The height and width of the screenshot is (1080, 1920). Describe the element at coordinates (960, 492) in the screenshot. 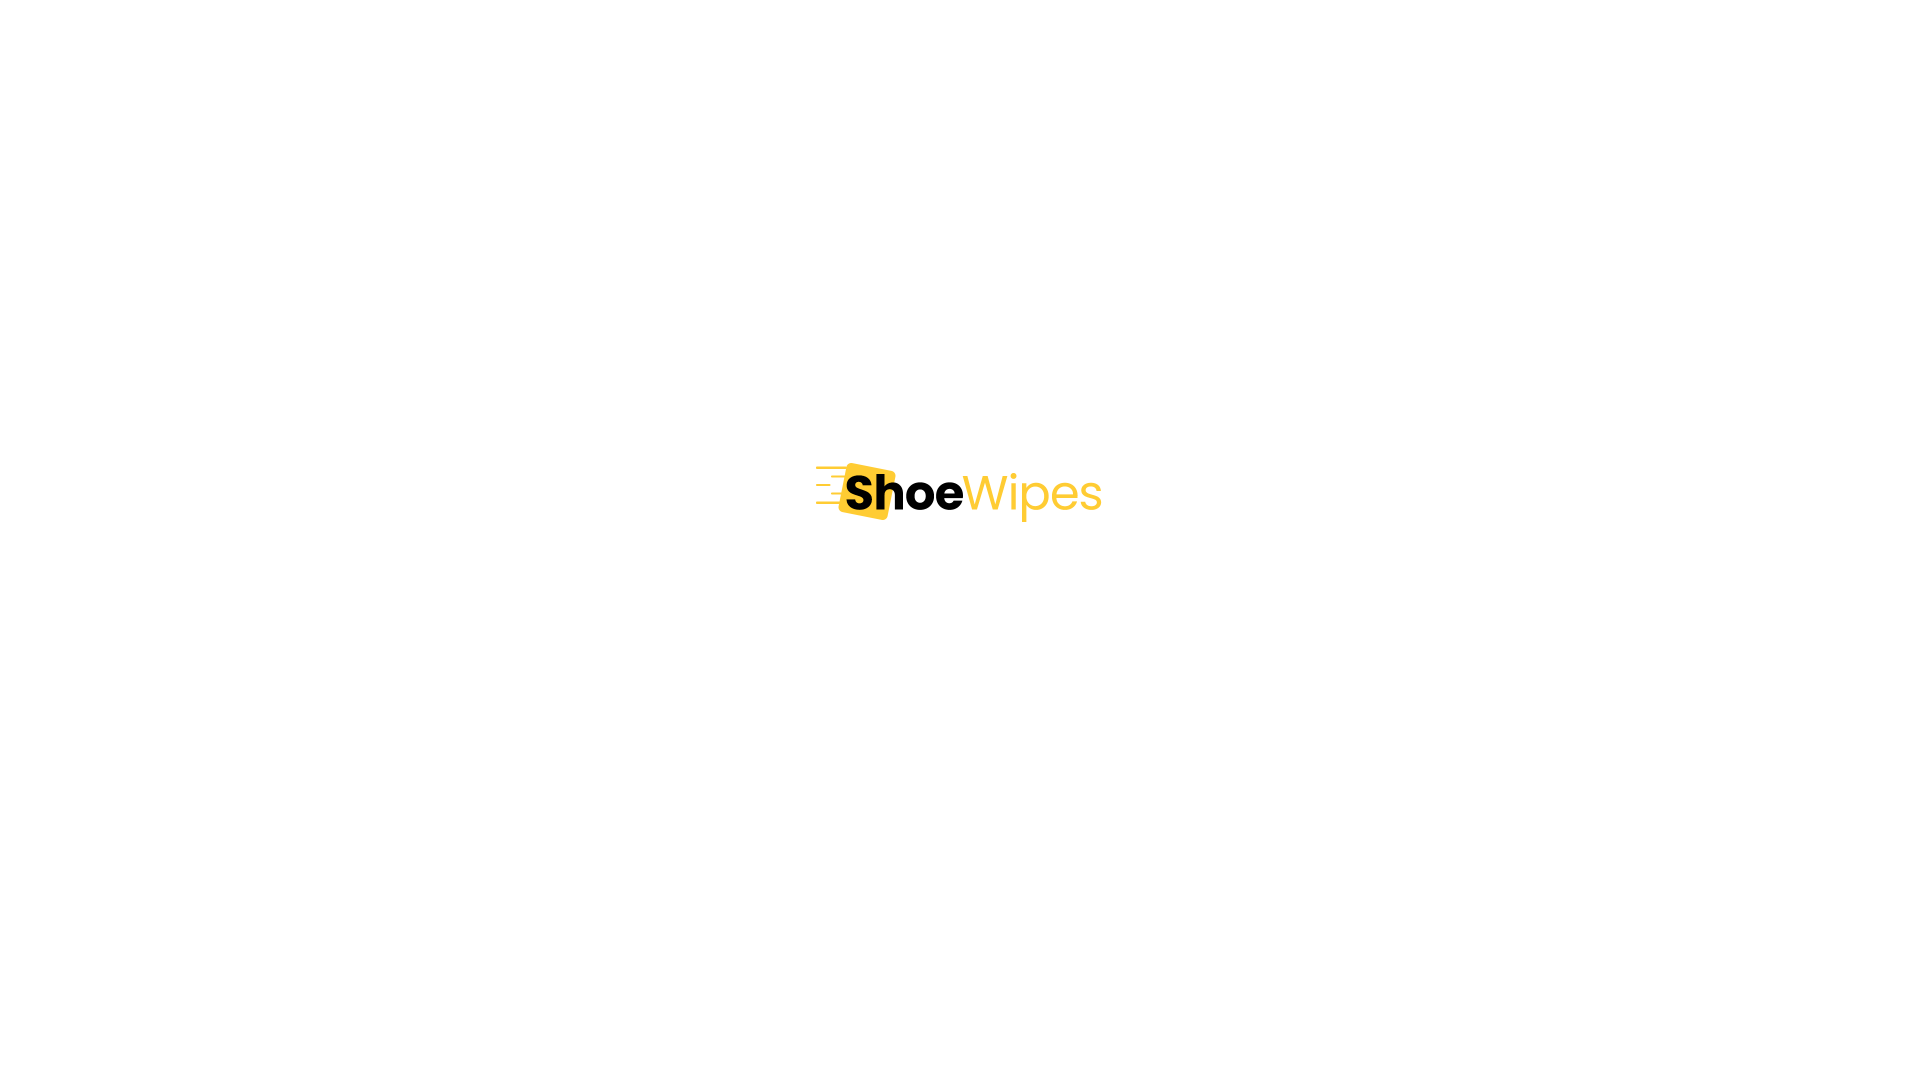

I see `'Shoe Wipes'` at that location.